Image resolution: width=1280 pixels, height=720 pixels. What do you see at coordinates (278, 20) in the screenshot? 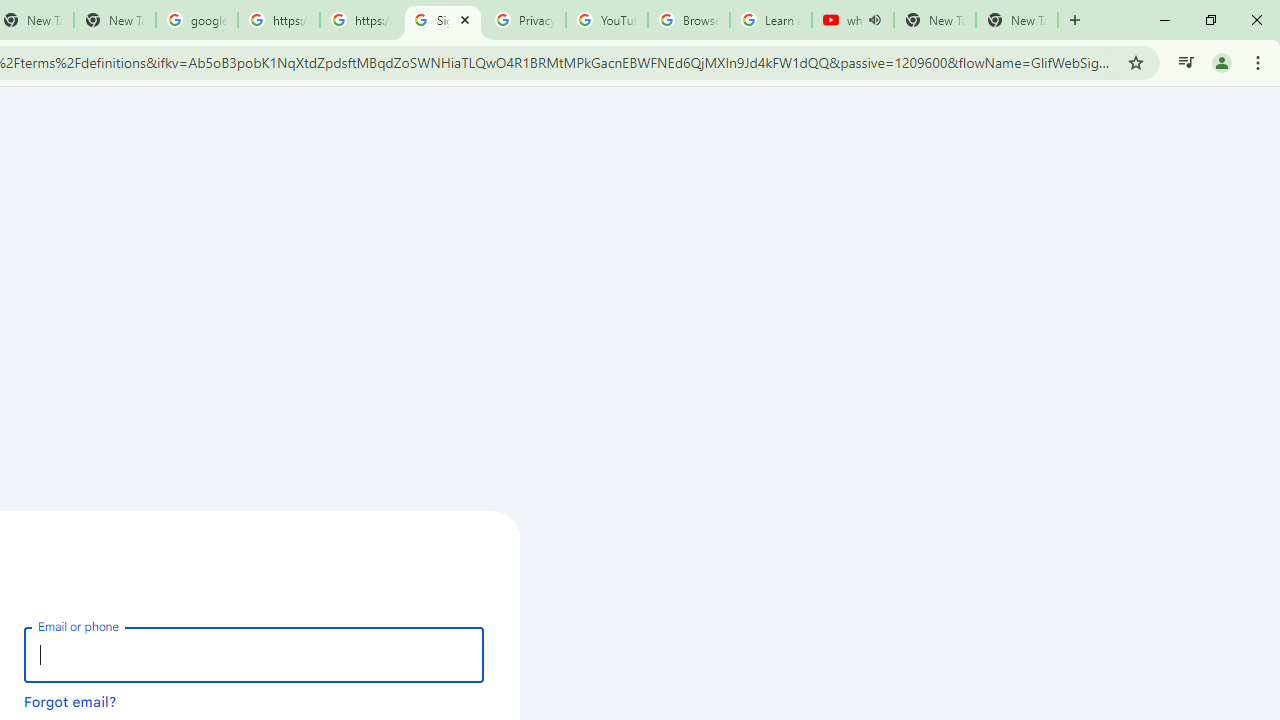
I see `'https://scholar.google.com/'` at bounding box center [278, 20].